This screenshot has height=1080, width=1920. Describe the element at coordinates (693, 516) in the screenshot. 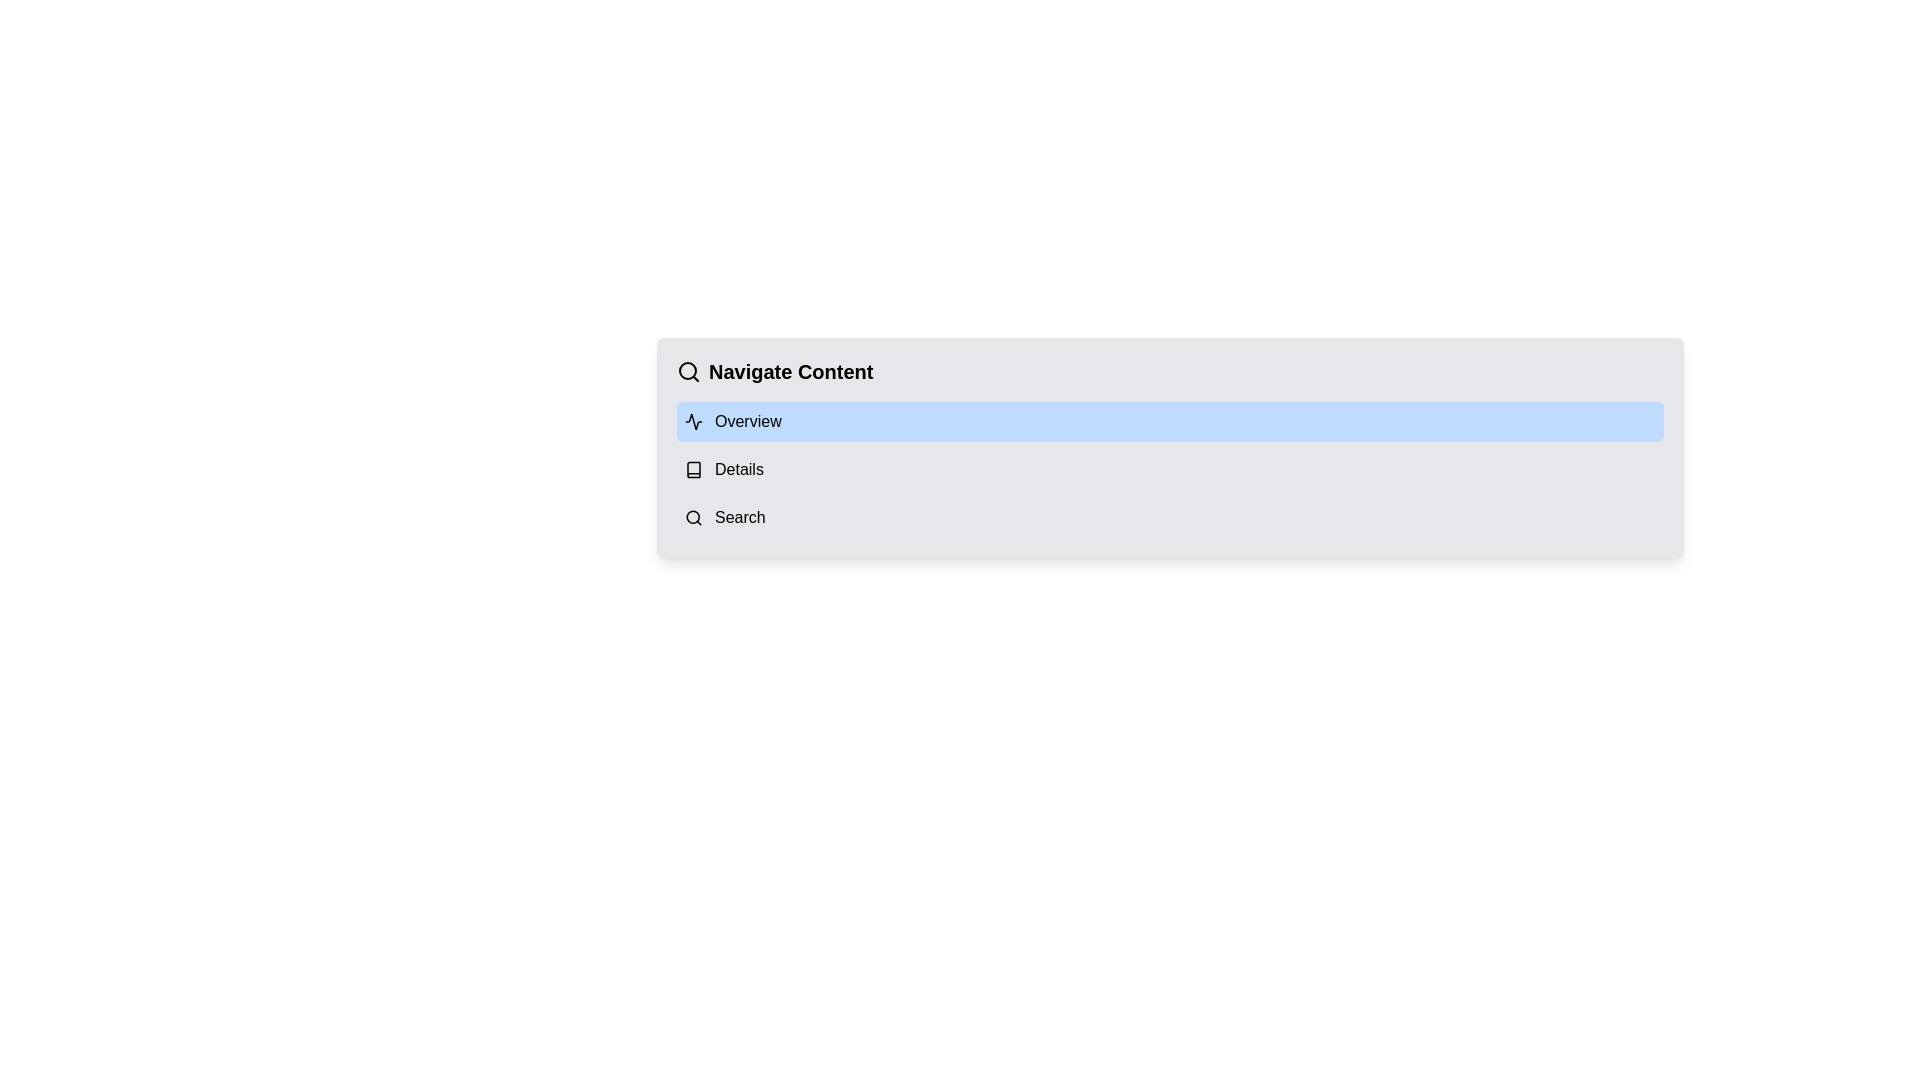

I see `the SVG circle icon located near the title 'Navigate Content' by clicking on it` at that location.